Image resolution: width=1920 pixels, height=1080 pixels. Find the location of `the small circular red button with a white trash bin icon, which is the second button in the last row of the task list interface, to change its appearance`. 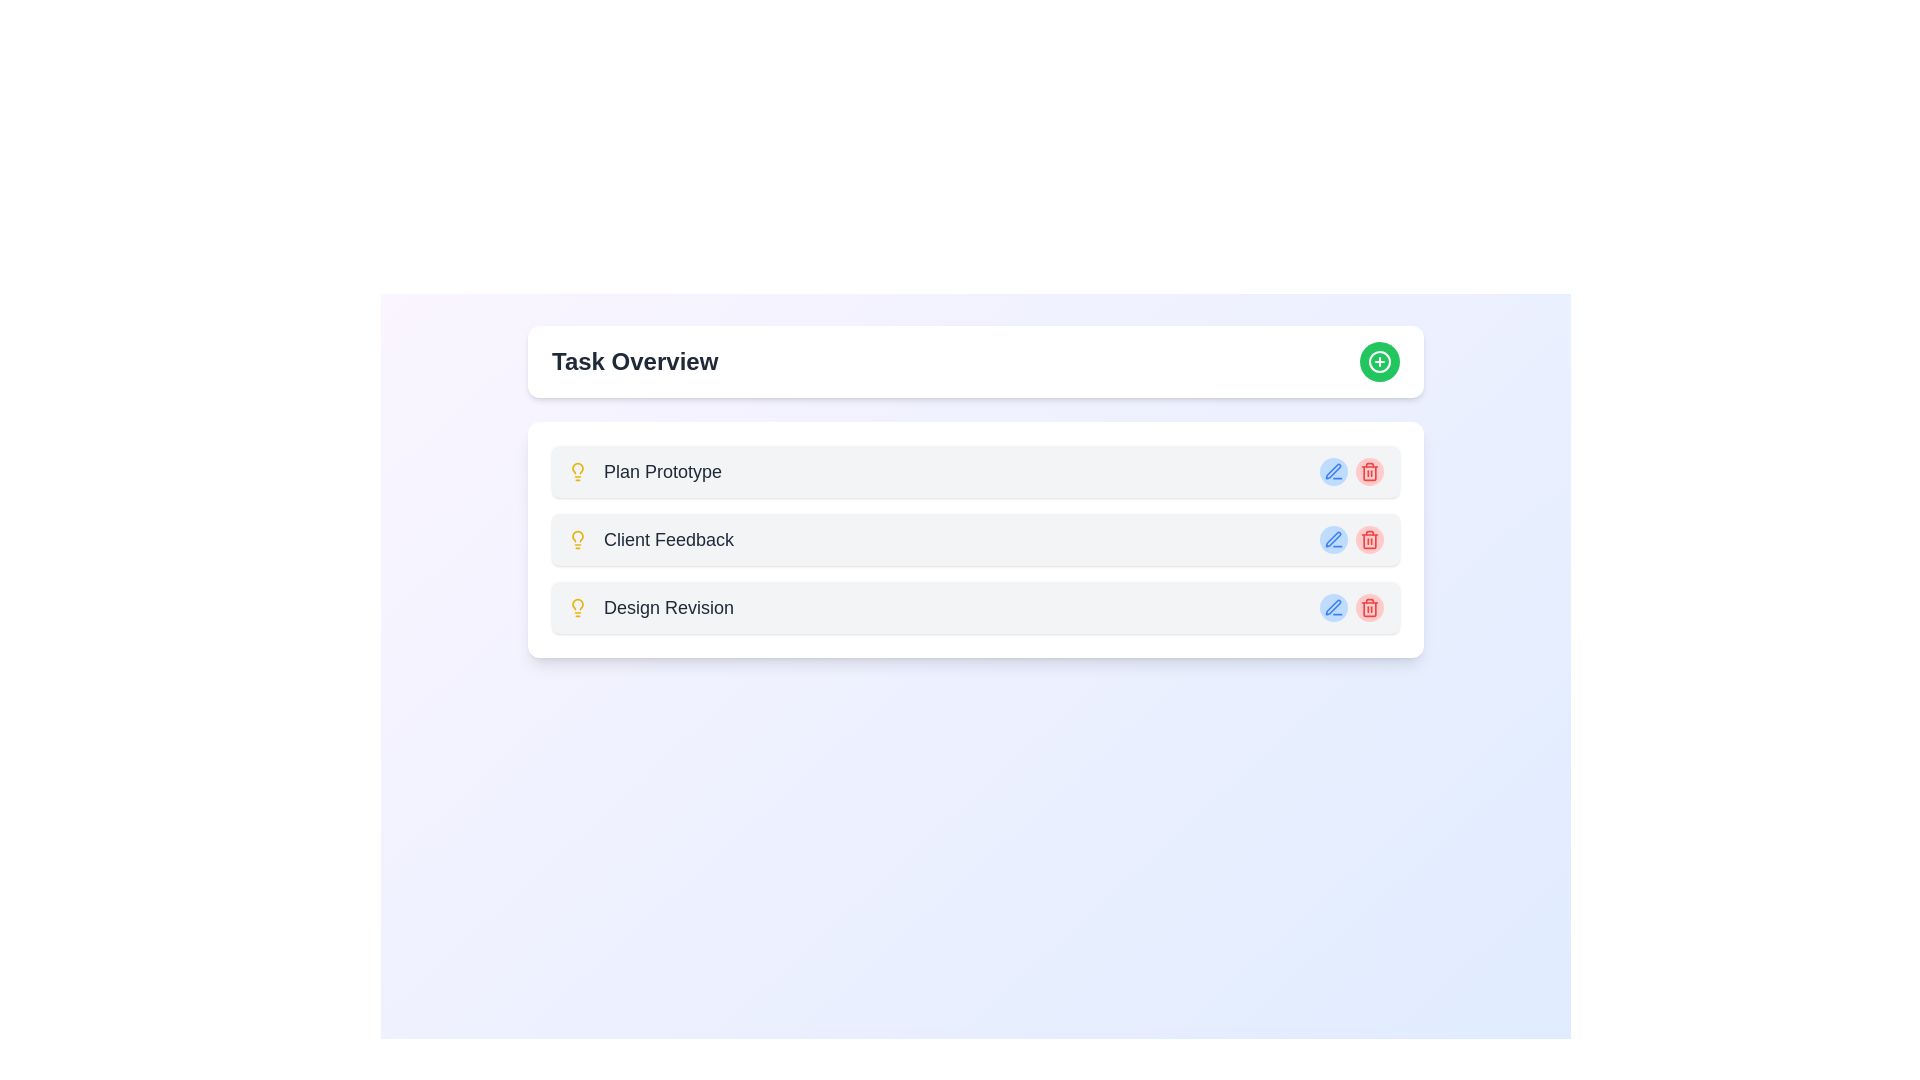

the small circular red button with a white trash bin icon, which is the second button in the last row of the task list interface, to change its appearance is located at coordinates (1368, 471).